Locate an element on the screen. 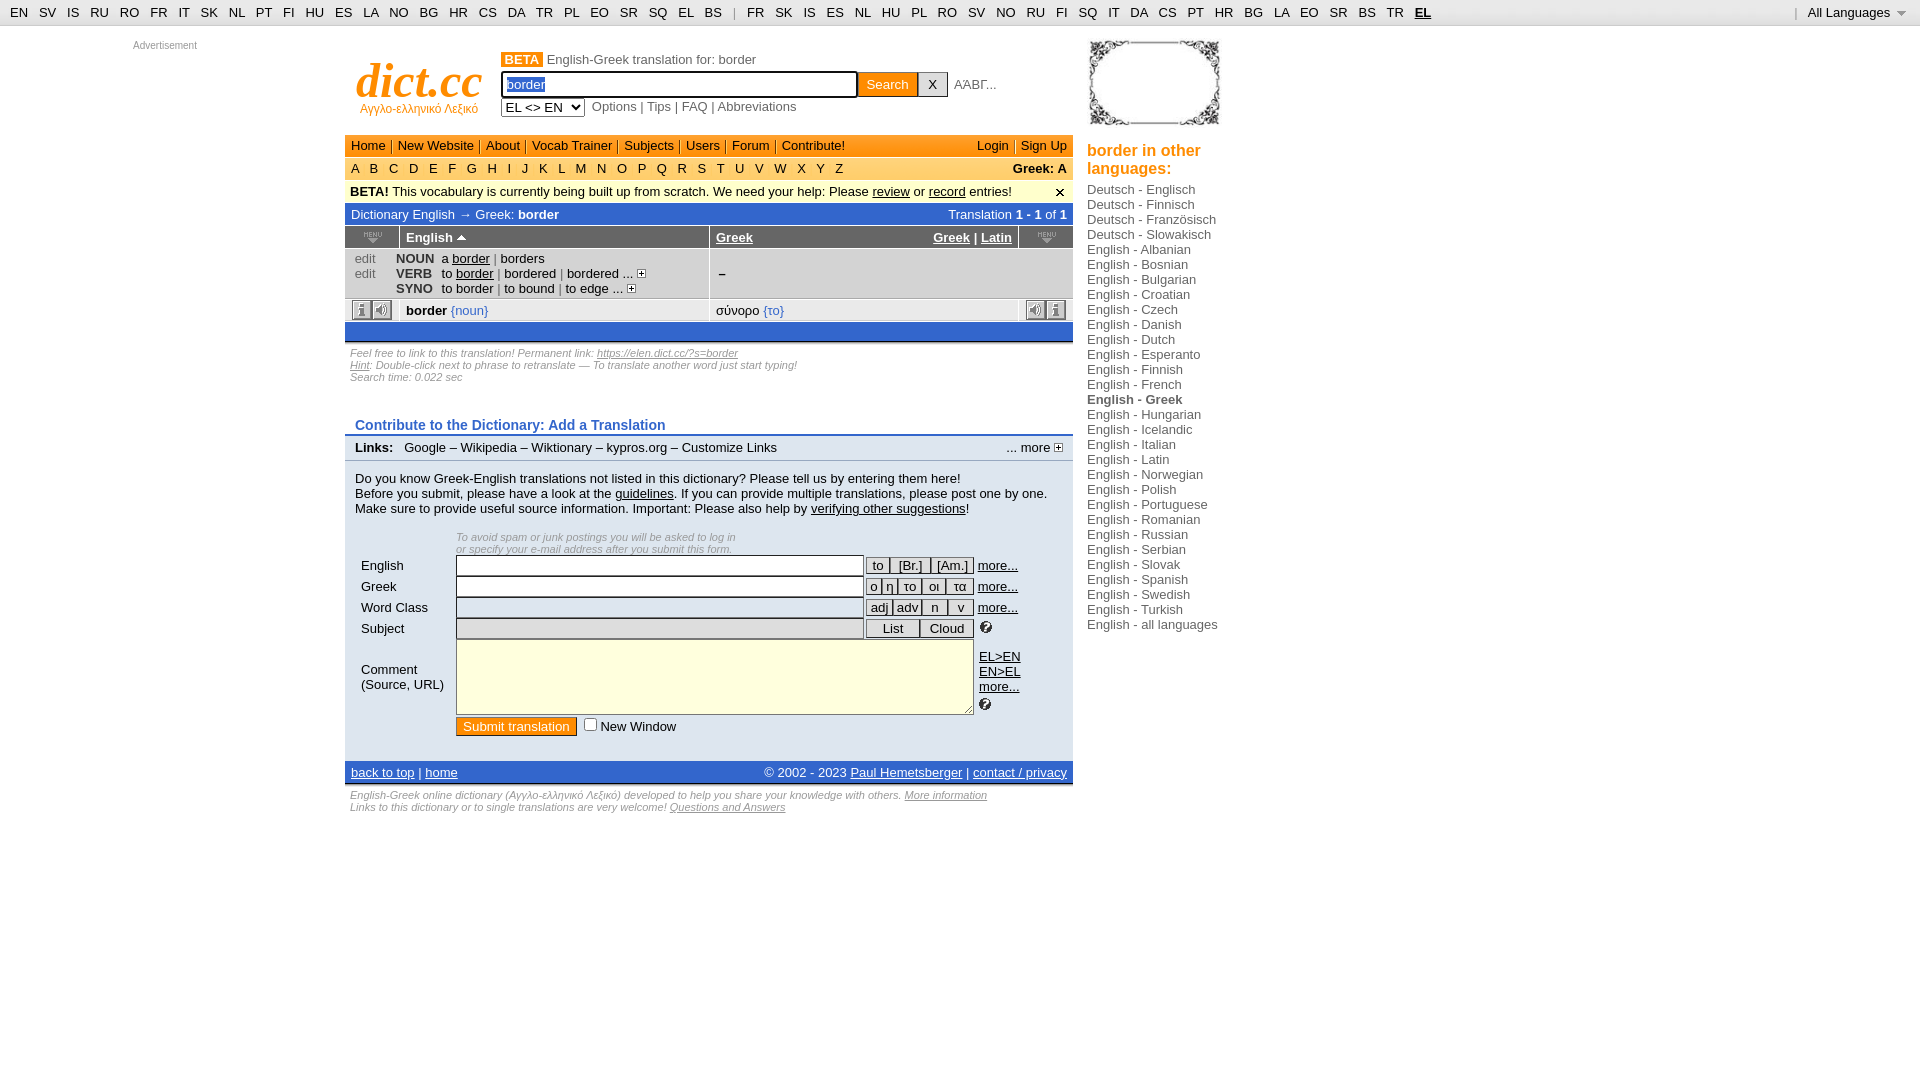  'to border' is located at coordinates (466, 288).